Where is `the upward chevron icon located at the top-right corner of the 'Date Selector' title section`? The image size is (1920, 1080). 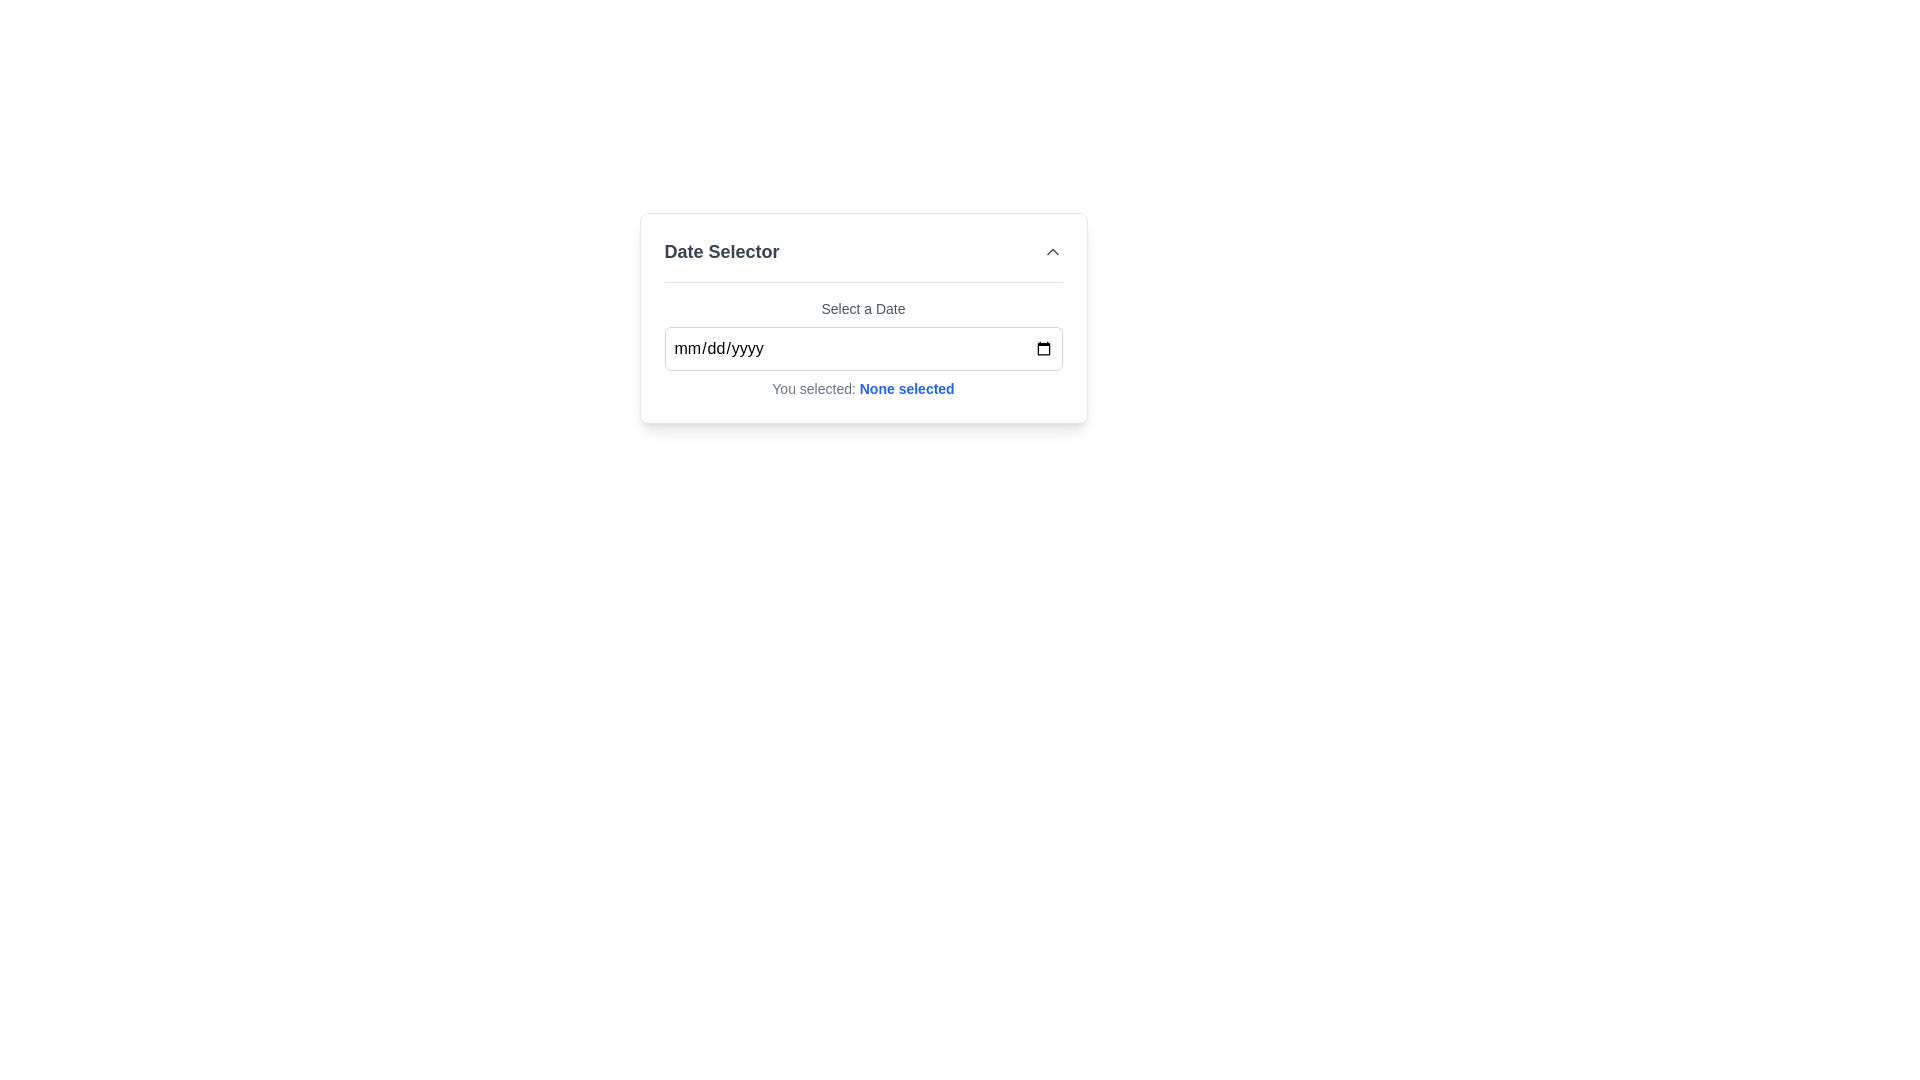 the upward chevron icon located at the top-right corner of the 'Date Selector' title section is located at coordinates (1051, 250).